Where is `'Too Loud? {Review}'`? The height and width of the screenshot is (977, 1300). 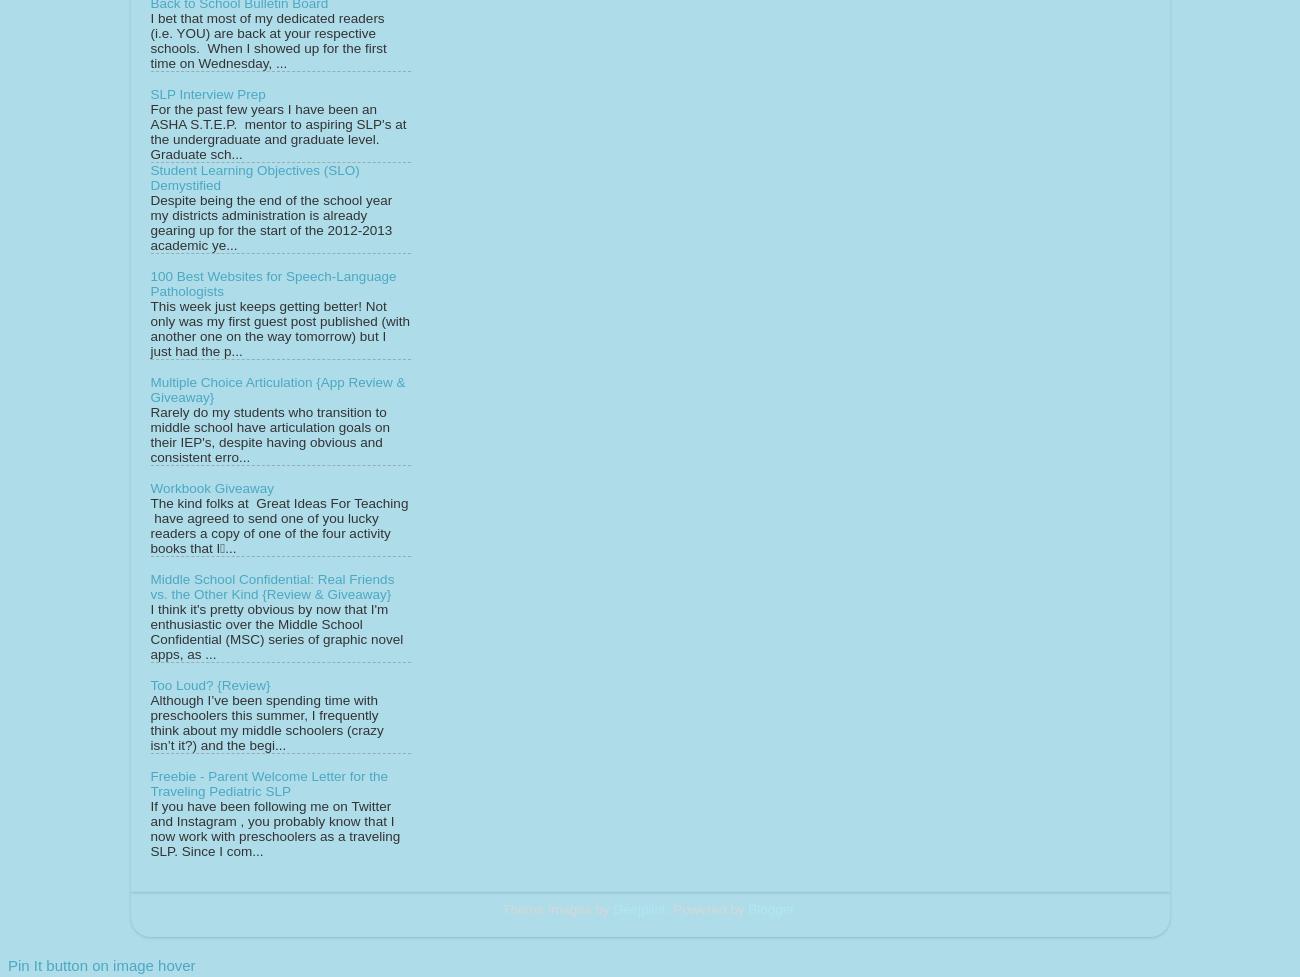 'Too Loud? {Review}' is located at coordinates (209, 684).